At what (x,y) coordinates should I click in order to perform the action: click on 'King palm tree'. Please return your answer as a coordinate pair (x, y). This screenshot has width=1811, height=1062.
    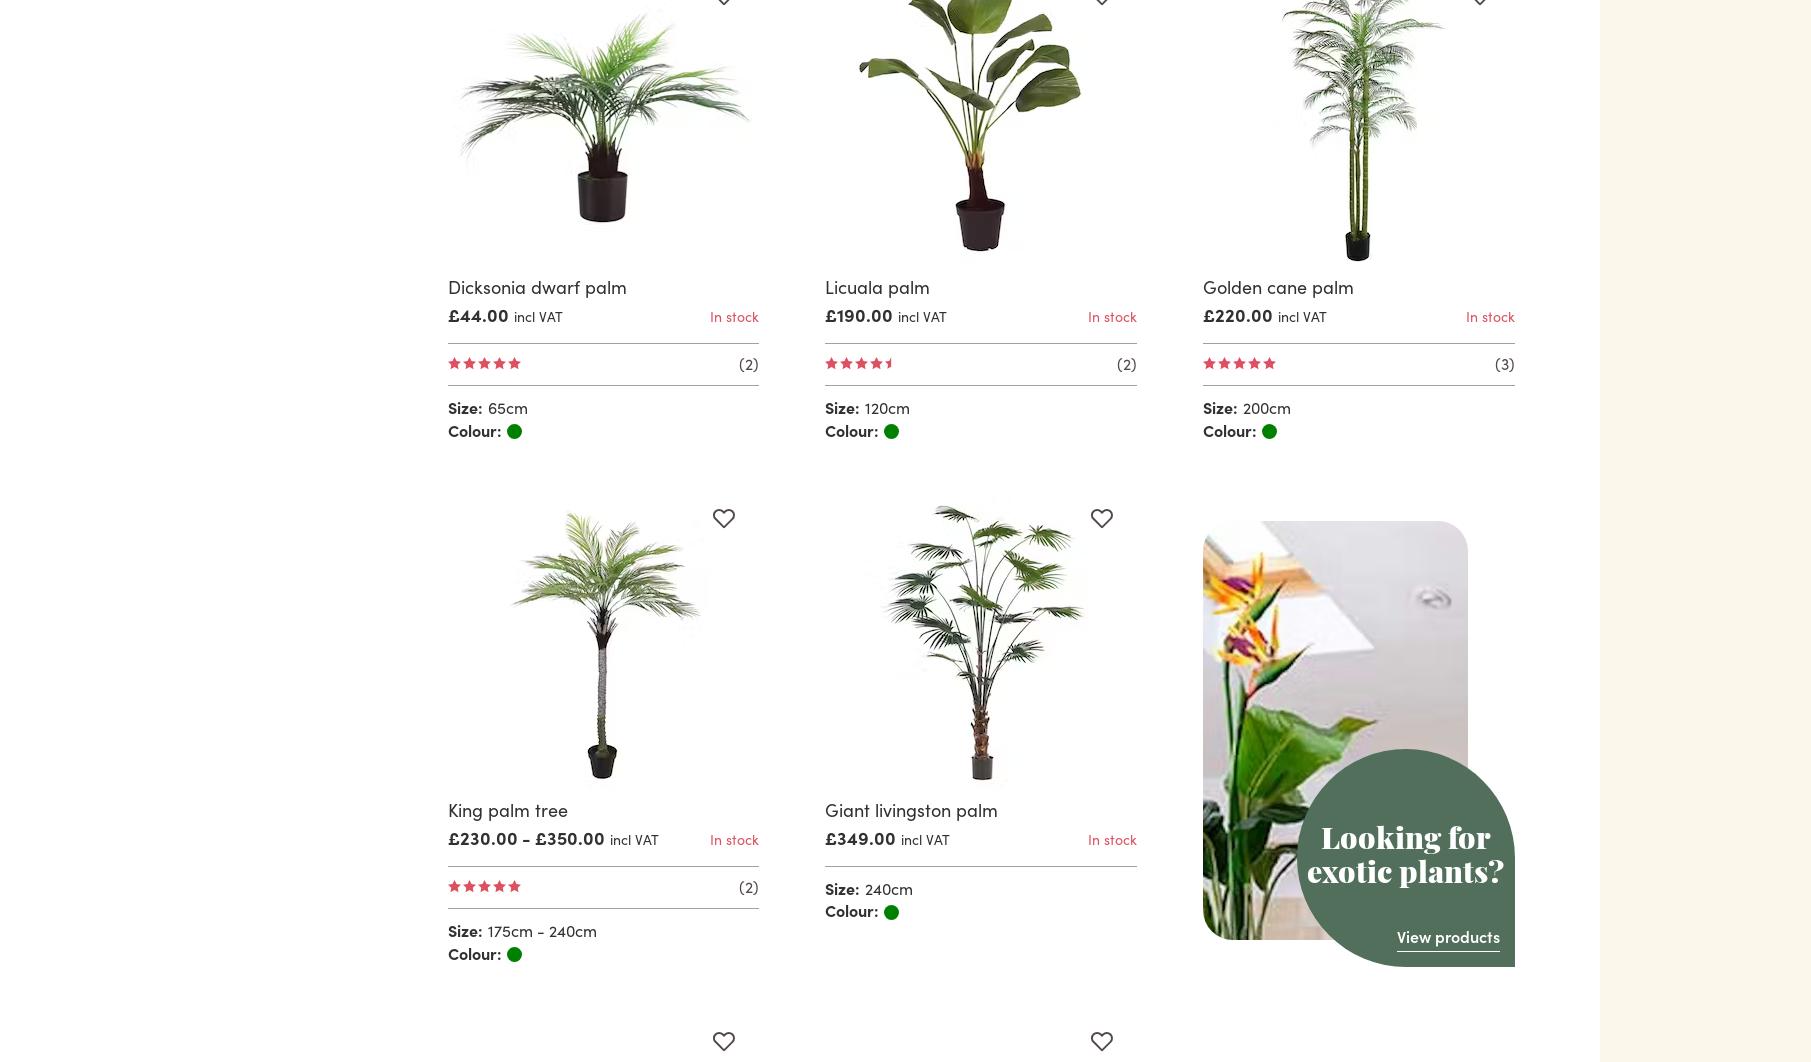
    Looking at the image, I should click on (506, 808).